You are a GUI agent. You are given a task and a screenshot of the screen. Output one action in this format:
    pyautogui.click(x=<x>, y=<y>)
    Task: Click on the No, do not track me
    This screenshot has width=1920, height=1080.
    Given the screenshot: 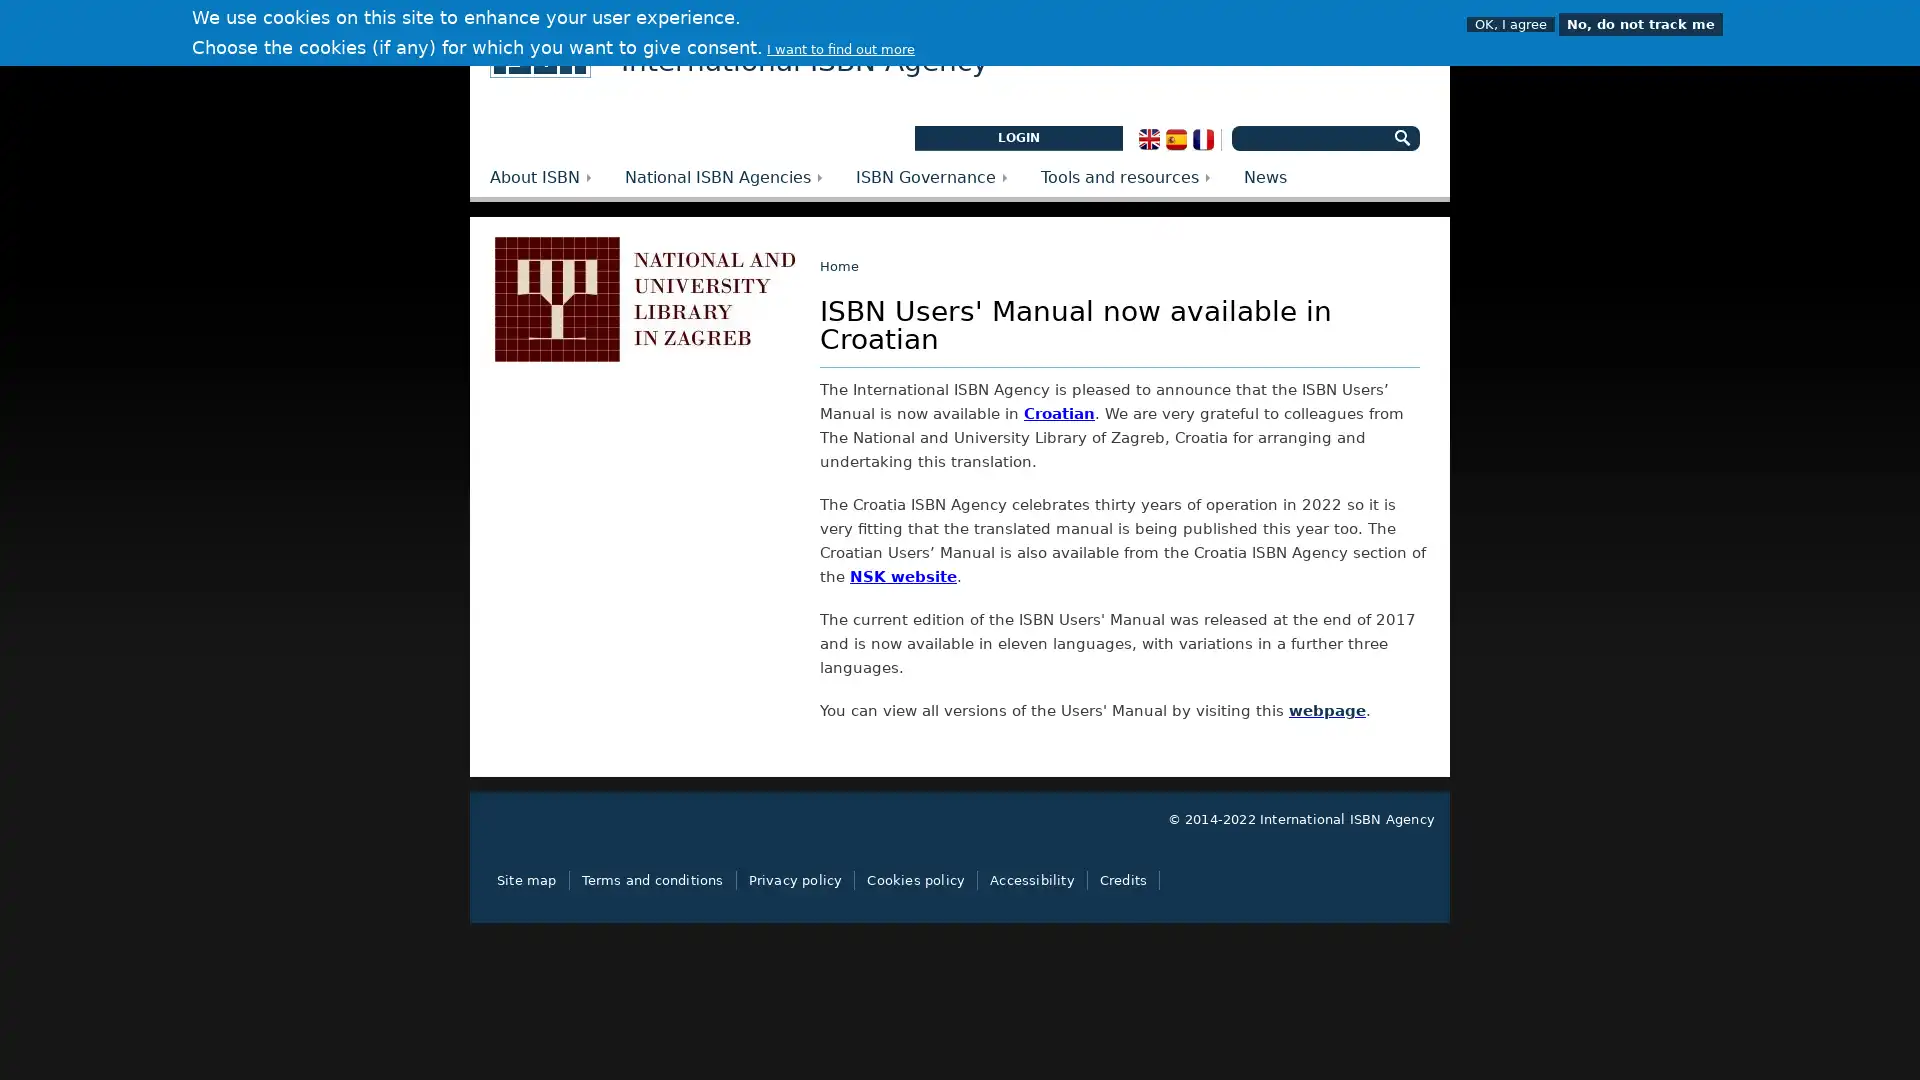 What is the action you would take?
    pyautogui.click(x=1641, y=24)
    